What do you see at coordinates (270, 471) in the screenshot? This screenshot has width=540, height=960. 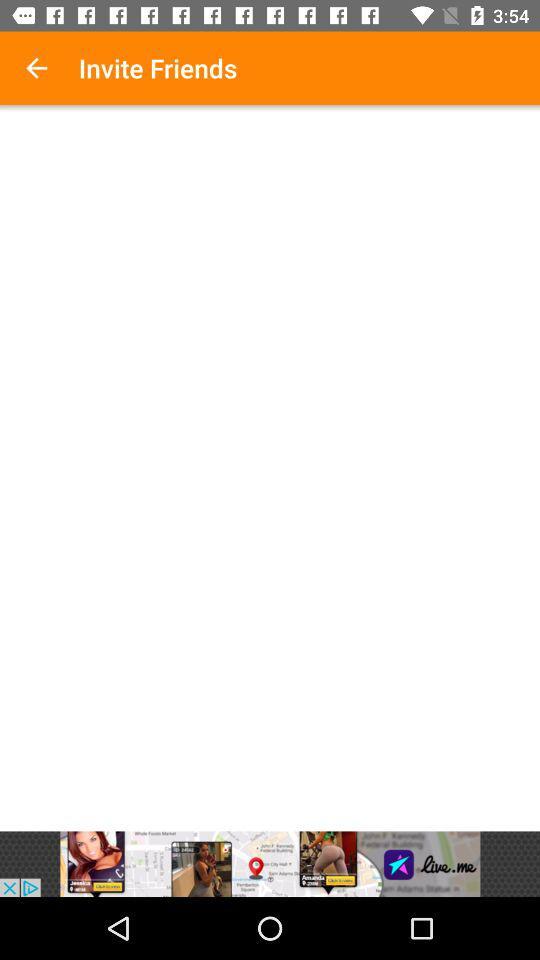 I see `page option` at bounding box center [270, 471].